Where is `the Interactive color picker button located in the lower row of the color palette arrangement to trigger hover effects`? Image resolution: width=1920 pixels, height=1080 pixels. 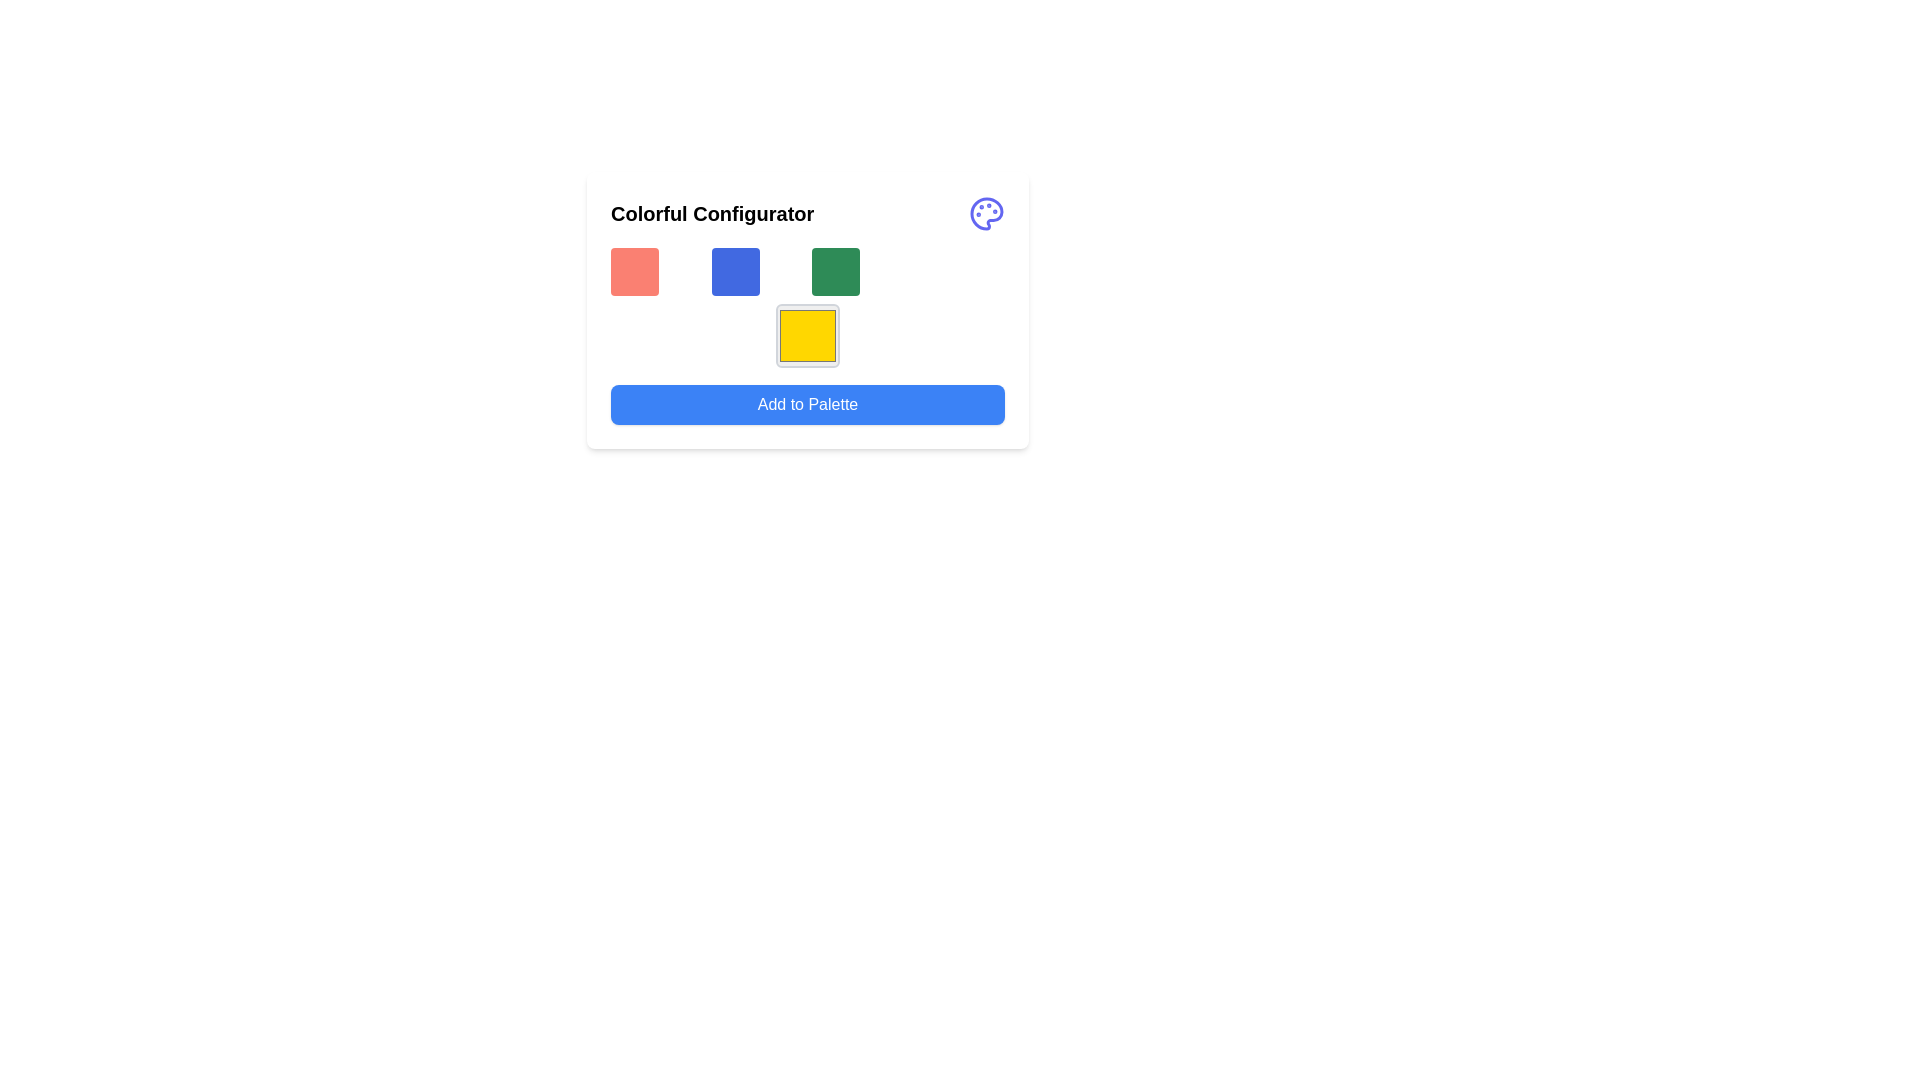
the Interactive color picker button located in the lower row of the color palette arrangement to trigger hover effects is located at coordinates (807, 334).